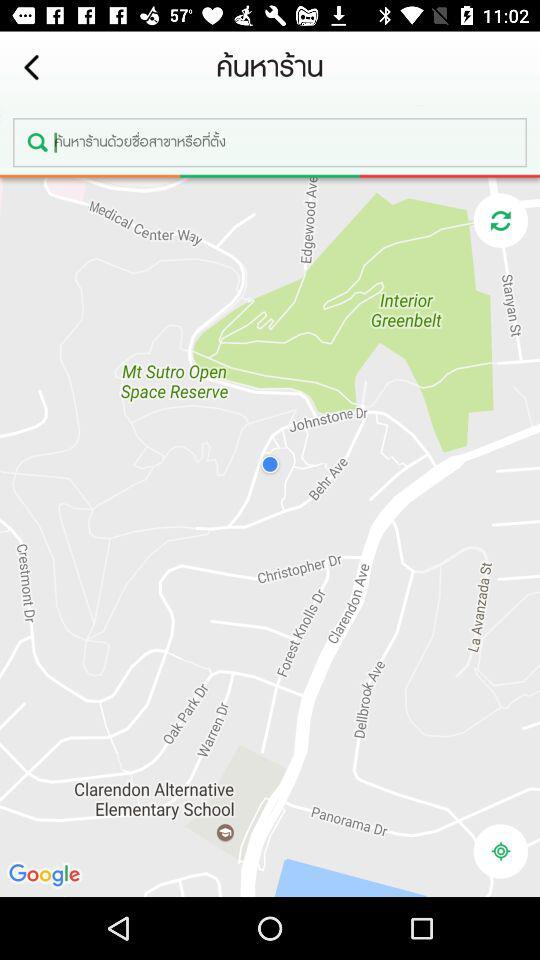 Image resolution: width=540 pixels, height=960 pixels. What do you see at coordinates (499, 850) in the screenshot?
I see `your neighborhood` at bounding box center [499, 850].